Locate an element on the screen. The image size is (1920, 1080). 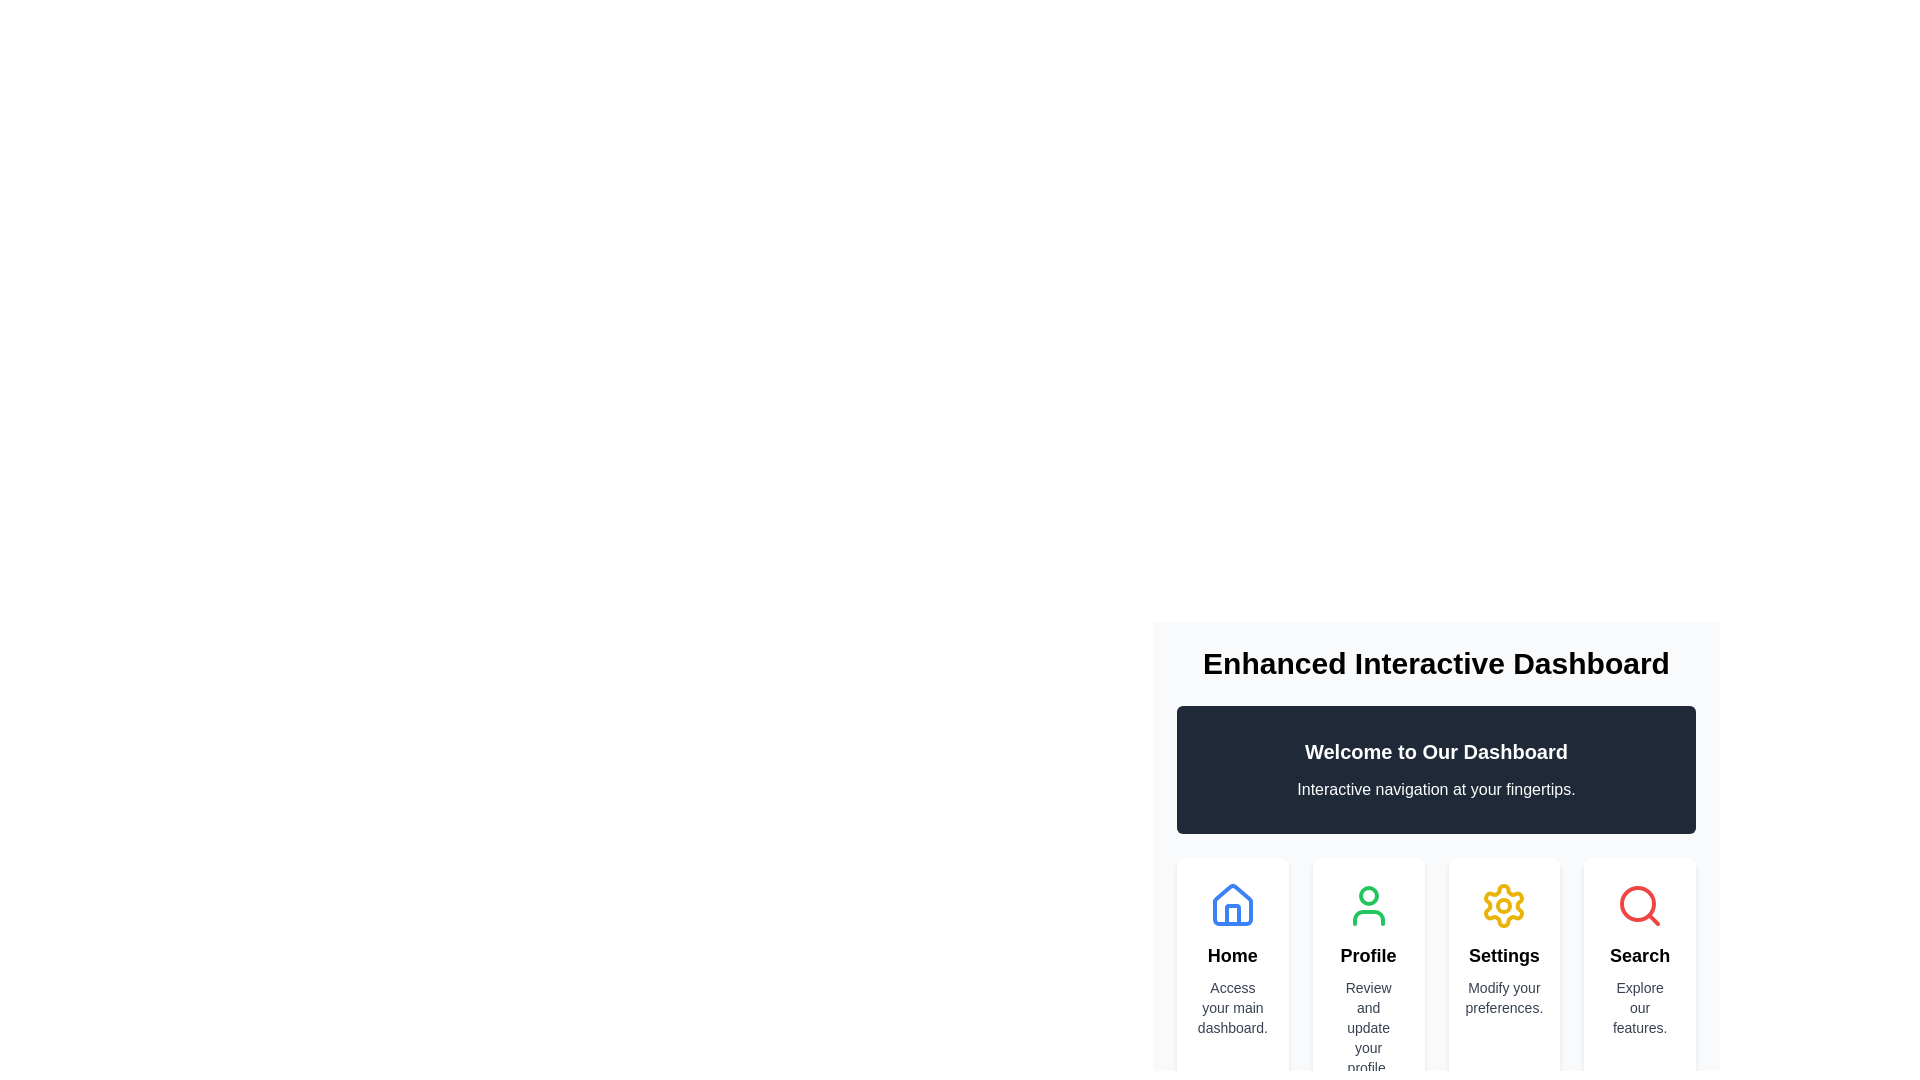
the blue house icon located in the first icon box labeled 'Home' in the navigation row below the dashboard heading is located at coordinates (1231, 905).